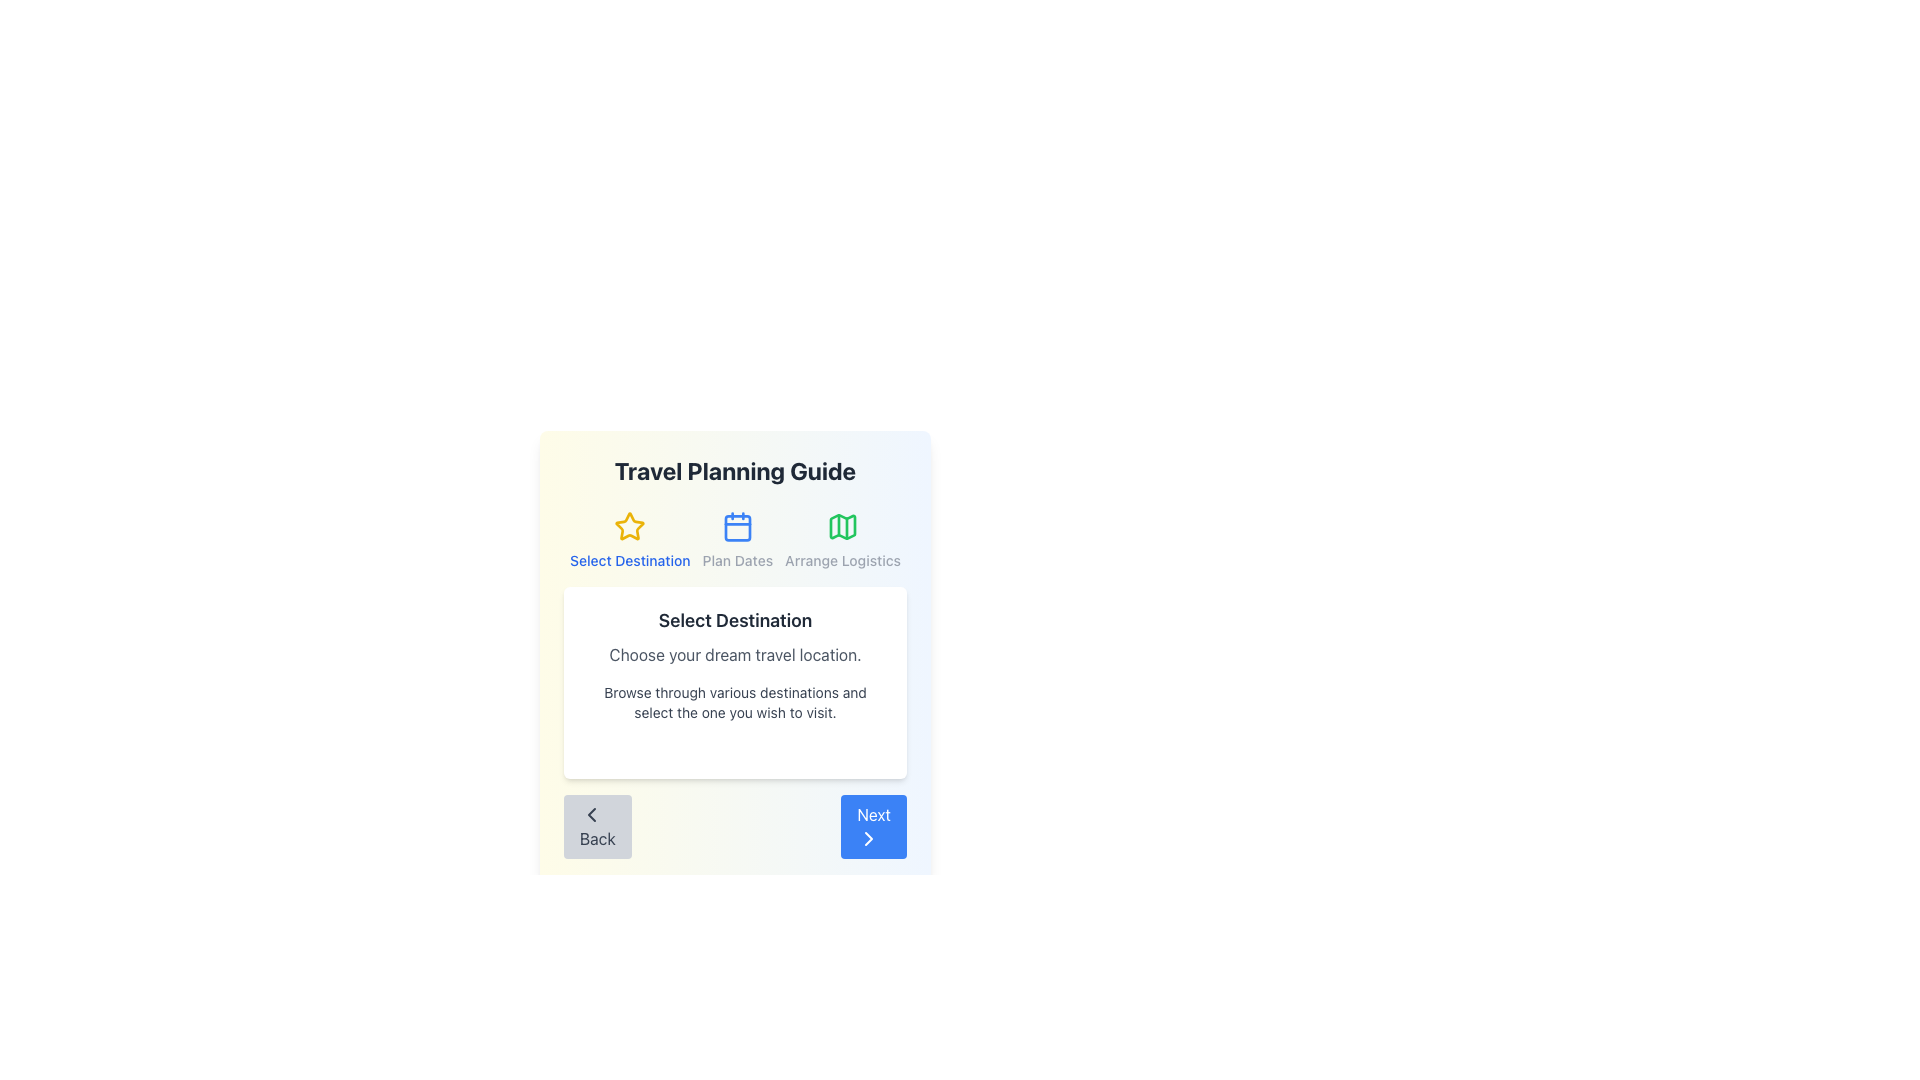 The width and height of the screenshot is (1920, 1080). I want to click on the 'Arrange Logistics' navigation icon located in the top navigation bar of the 'Travel Planning Guide' interface, so click(843, 526).